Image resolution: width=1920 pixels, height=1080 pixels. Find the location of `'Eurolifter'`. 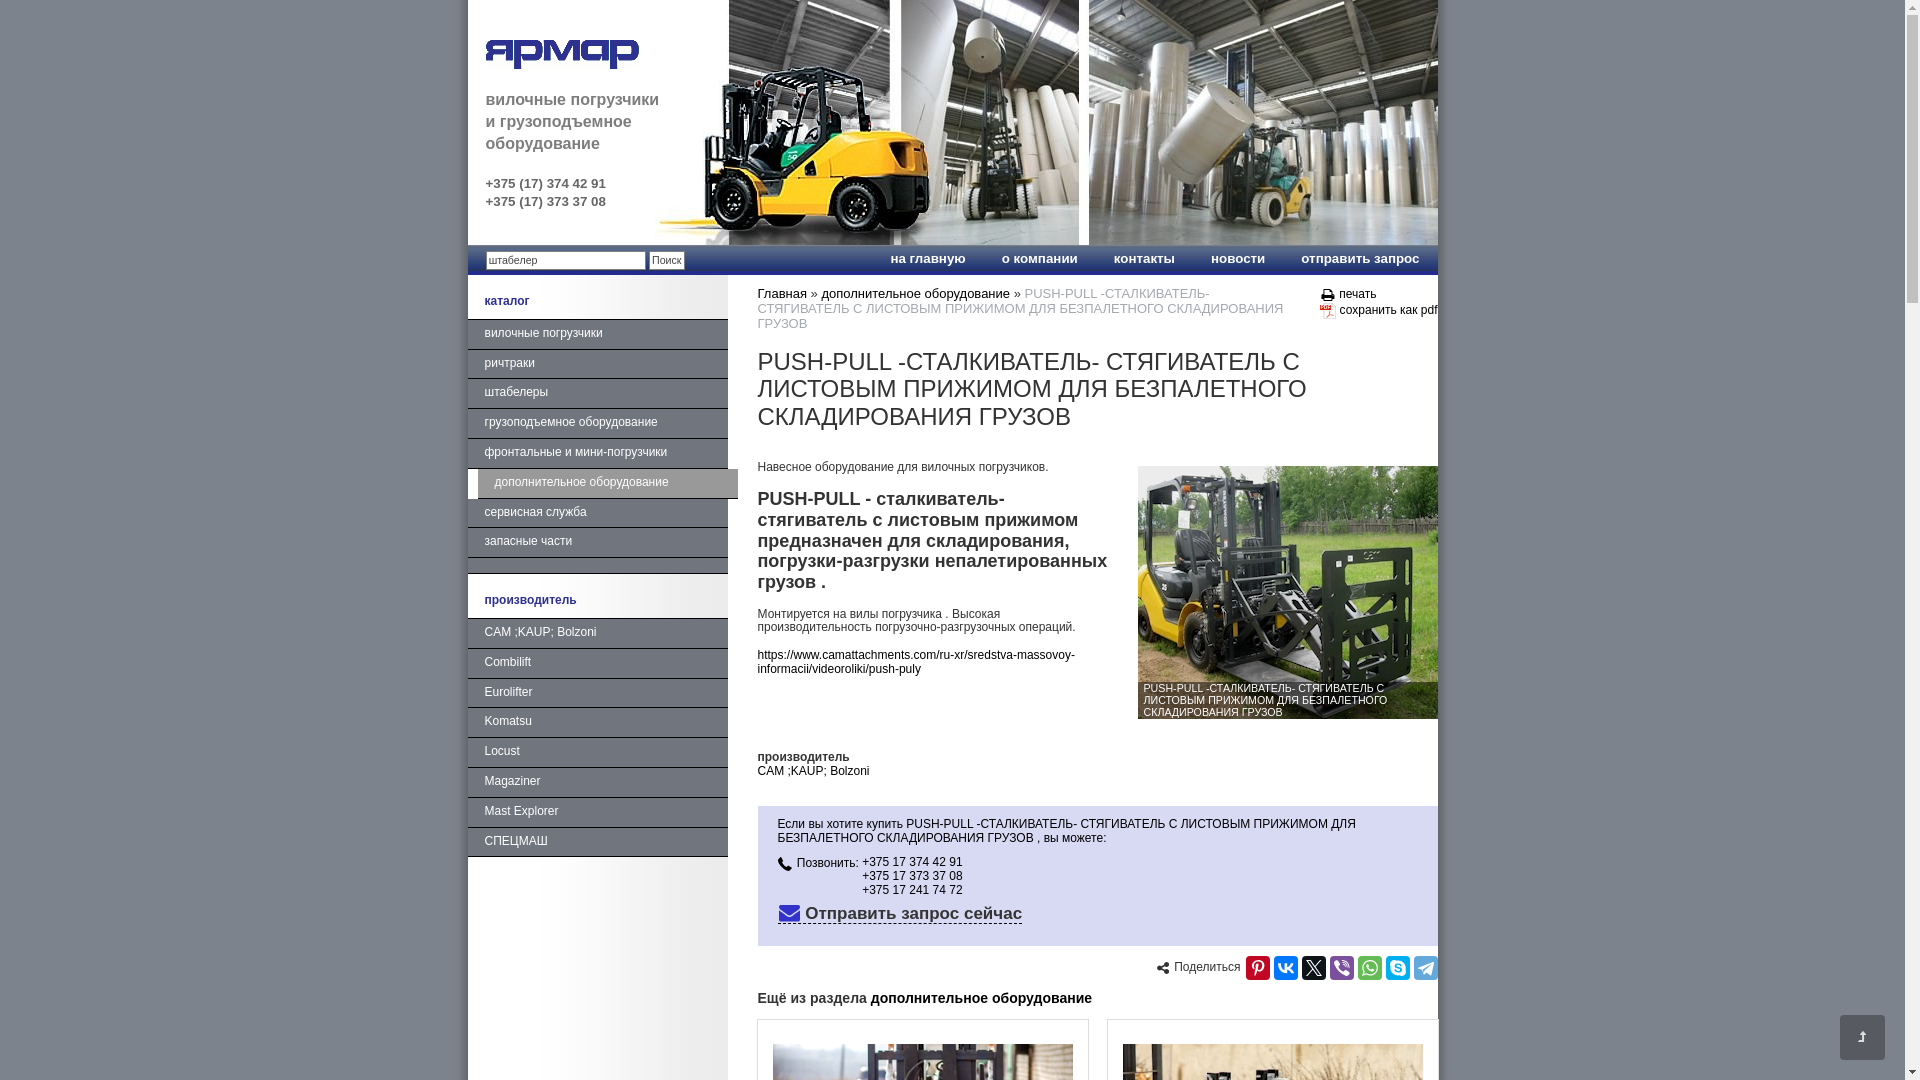

'Eurolifter' is located at coordinates (597, 693).